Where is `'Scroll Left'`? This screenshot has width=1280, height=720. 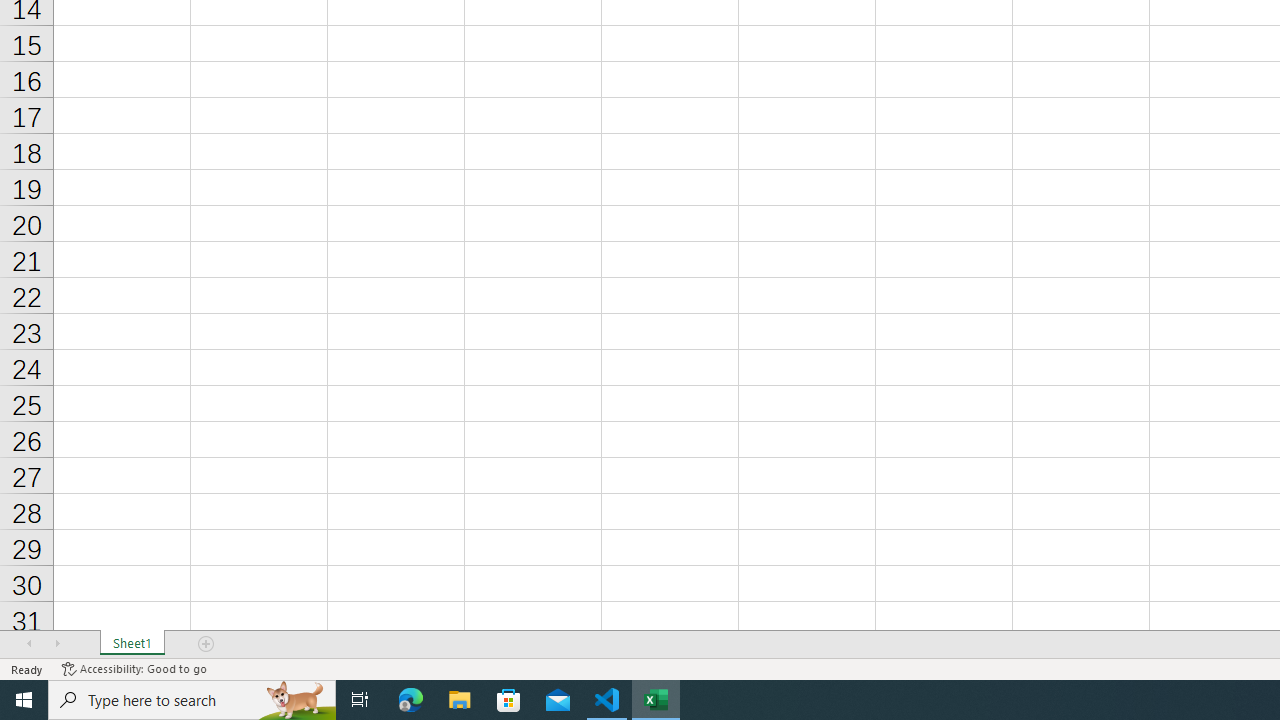 'Scroll Left' is located at coordinates (29, 644).